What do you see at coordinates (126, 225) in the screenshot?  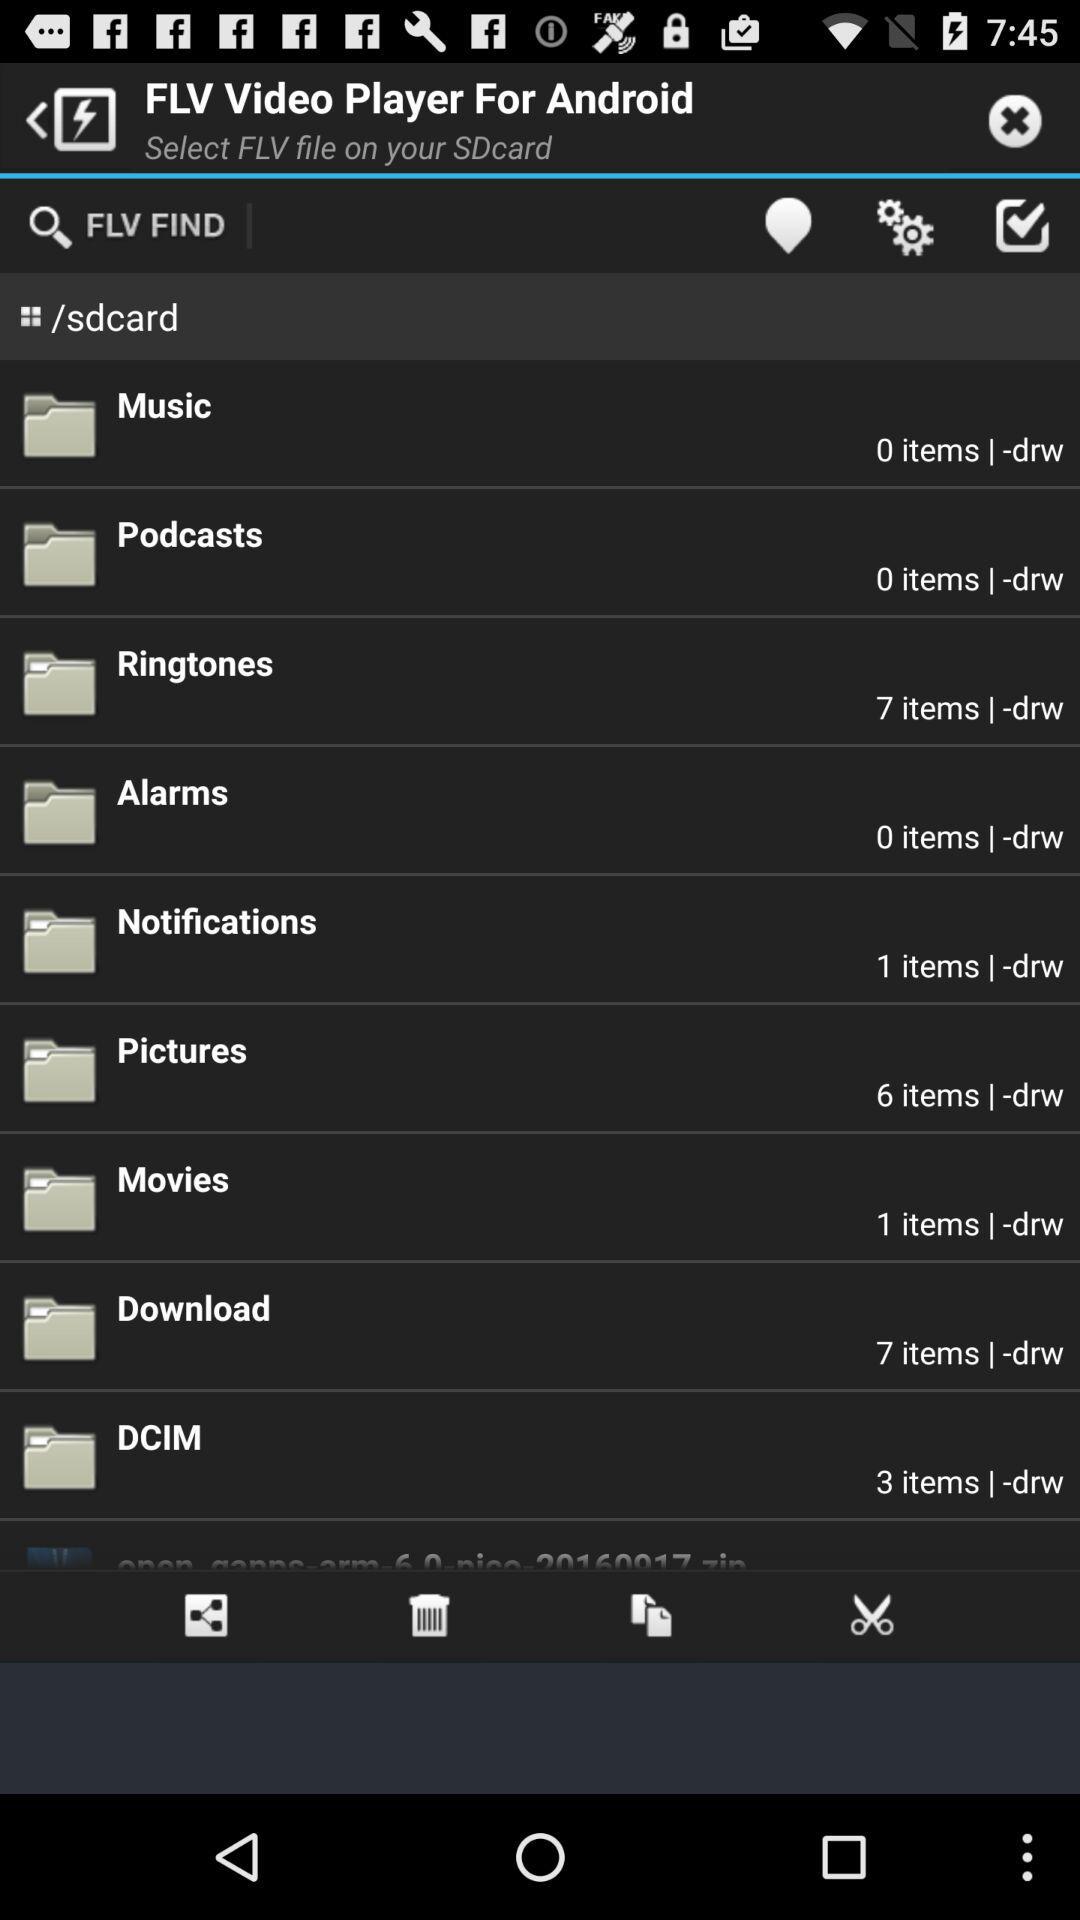 I see `item above /sdcard app` at bounding box center [126, 225].